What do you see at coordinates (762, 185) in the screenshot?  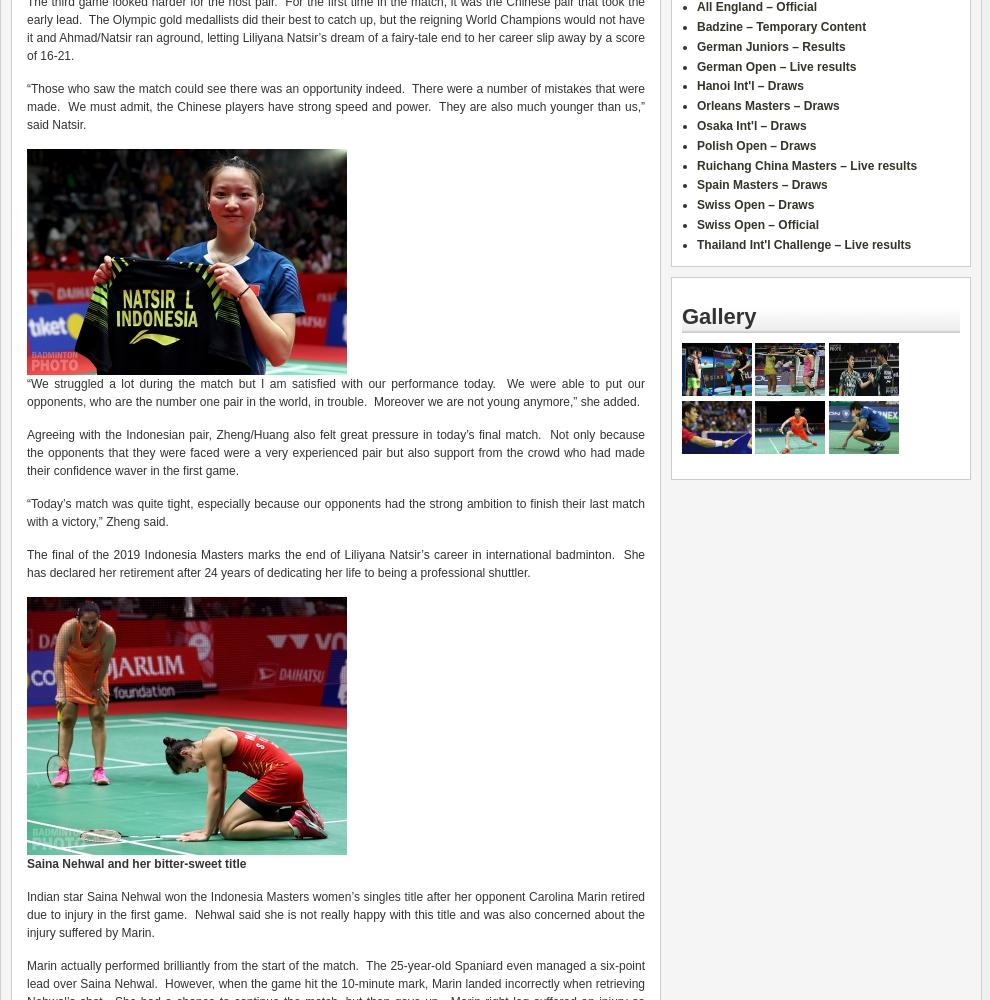 I see `'Spain Masters – Draws'` at bounding box center [762, 185].